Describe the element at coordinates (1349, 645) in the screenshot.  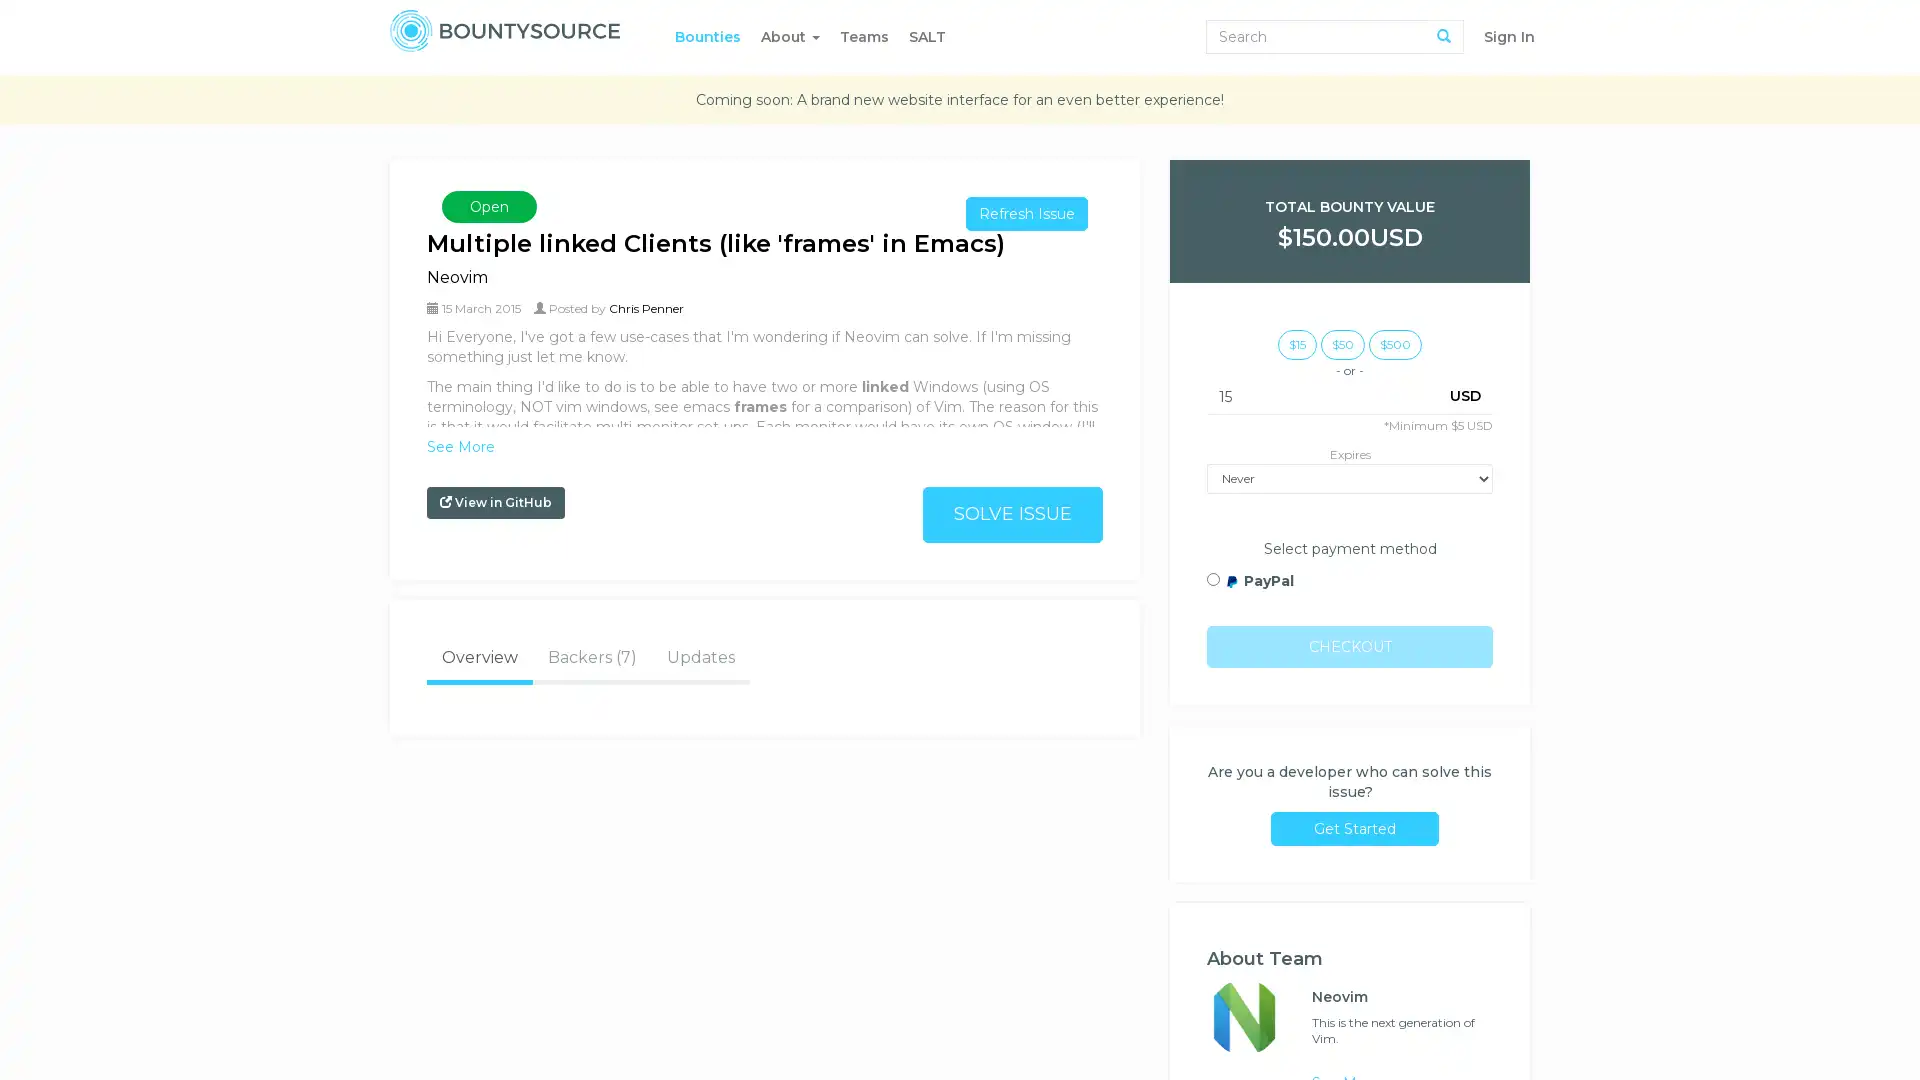
I see `CHECKOUT` at that location.